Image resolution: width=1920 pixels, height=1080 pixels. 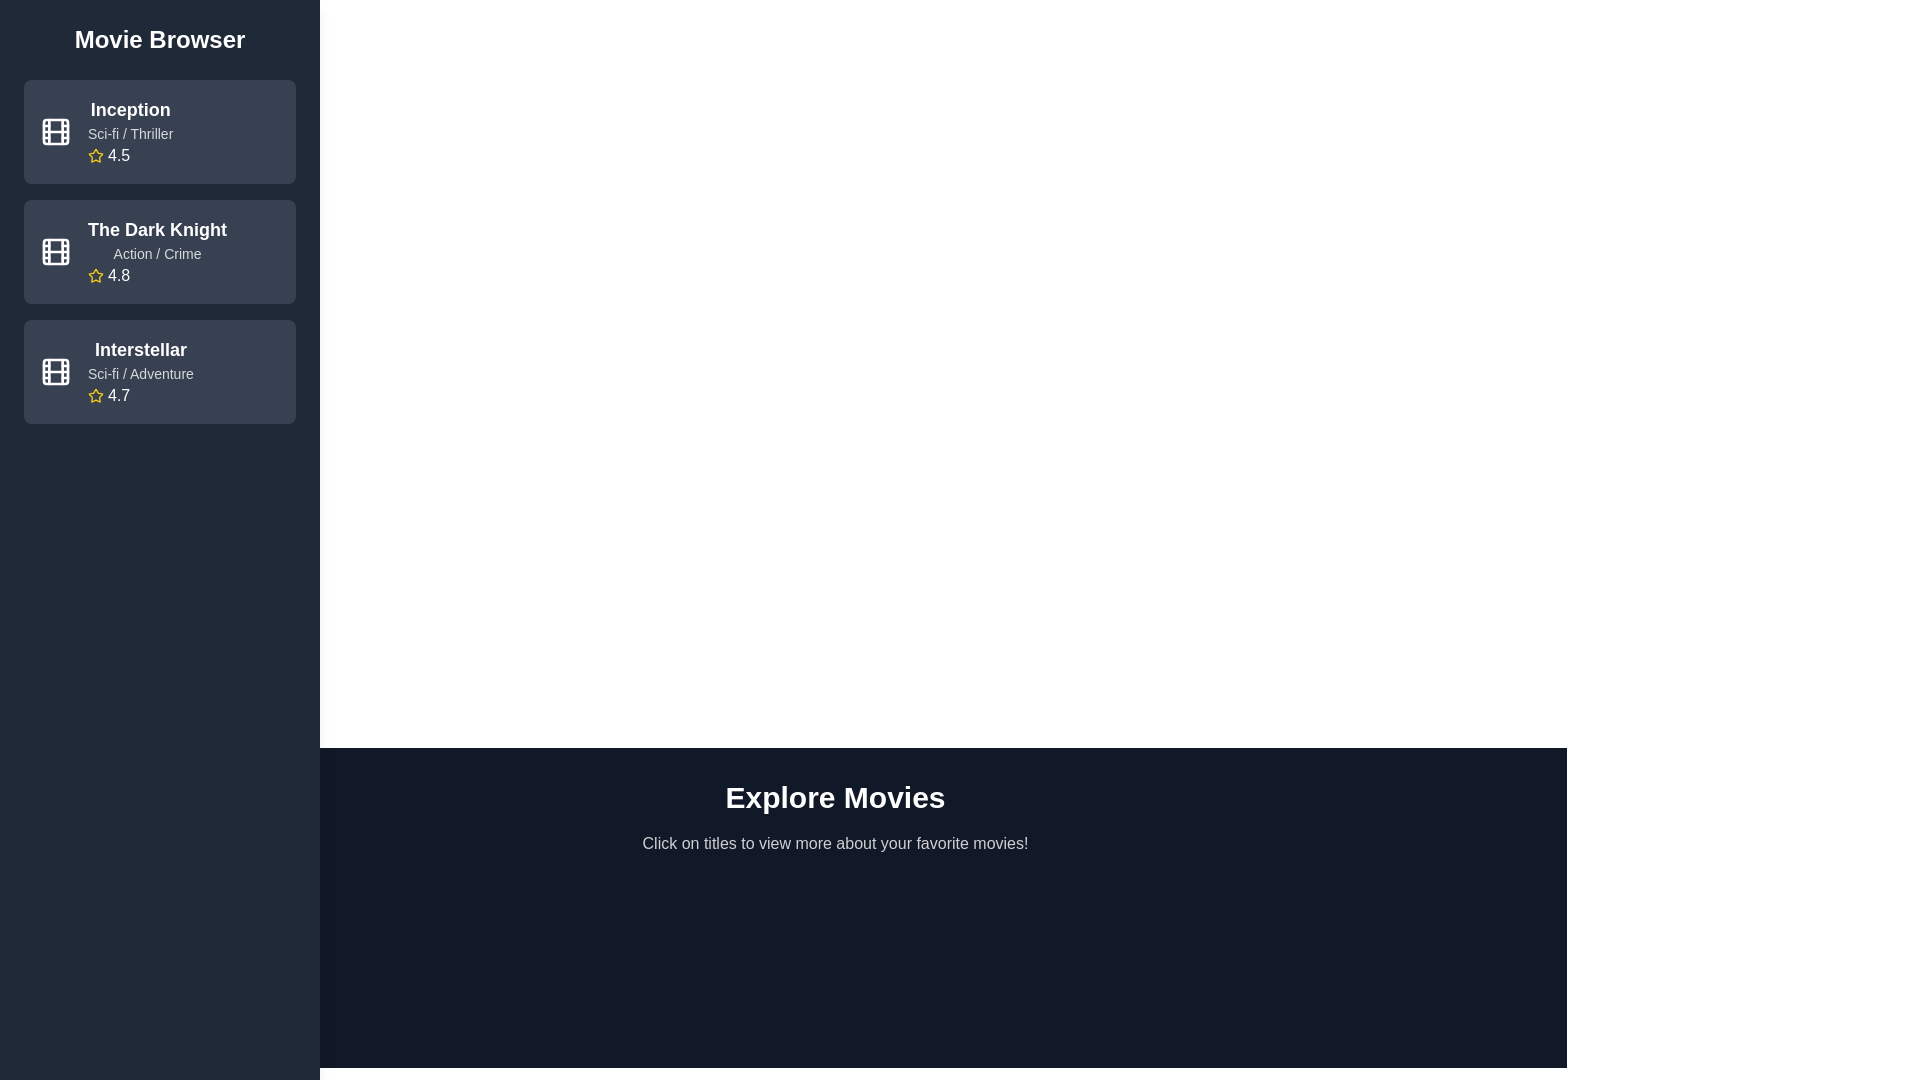 What do you see at coordinates (119, 763) in the screenshot?
I see `the toggle button at the top-left corner of the screen to toggle the drawer visibility` at bounding box center [119, 763].